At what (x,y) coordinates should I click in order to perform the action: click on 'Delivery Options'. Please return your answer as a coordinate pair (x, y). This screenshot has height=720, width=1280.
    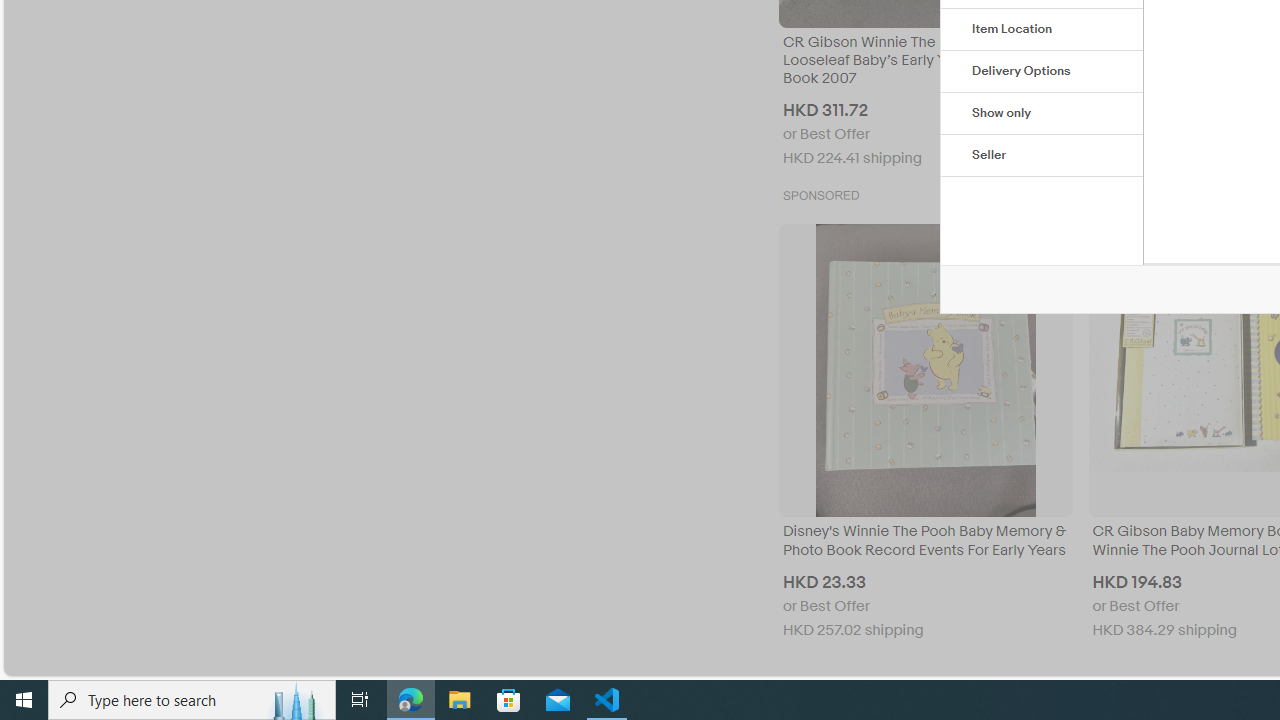
    Looking at the image, I should click on (1041, 71).